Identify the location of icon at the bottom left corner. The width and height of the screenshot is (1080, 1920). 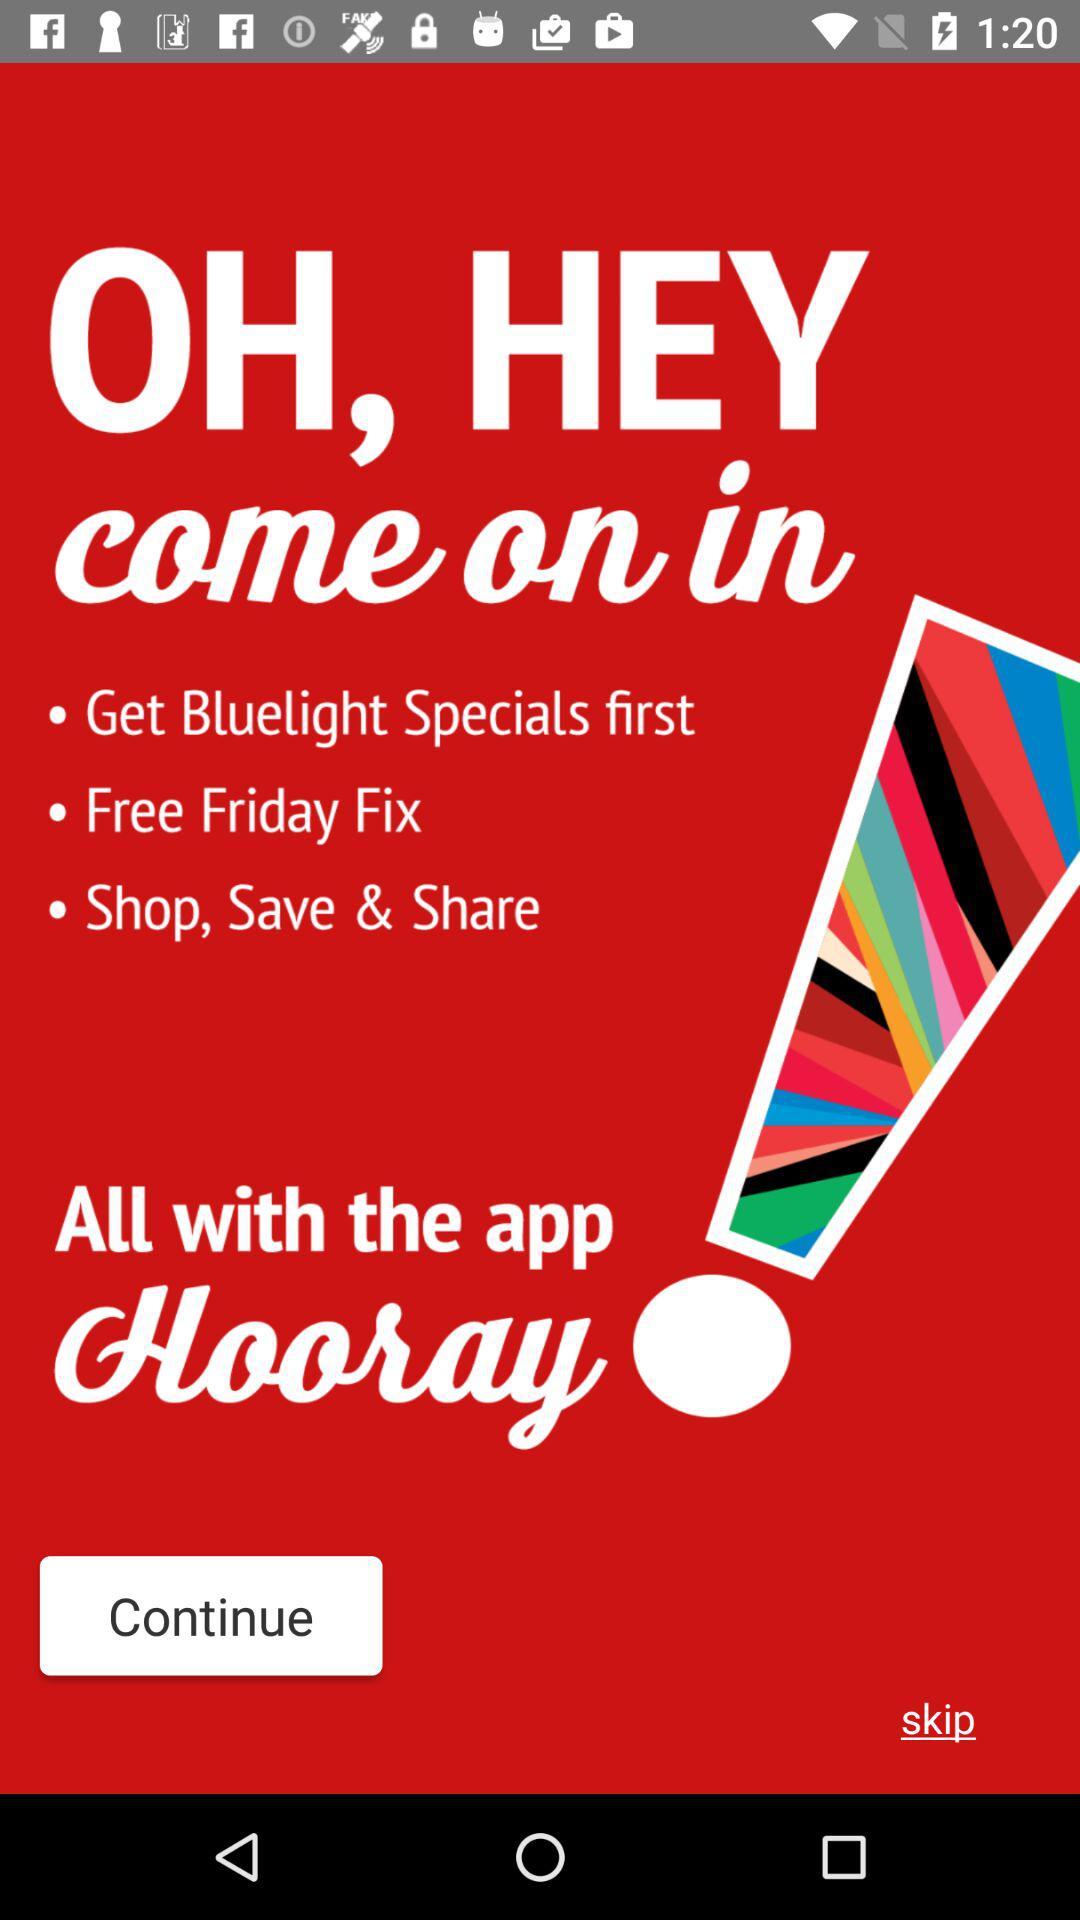
(211, 1615).